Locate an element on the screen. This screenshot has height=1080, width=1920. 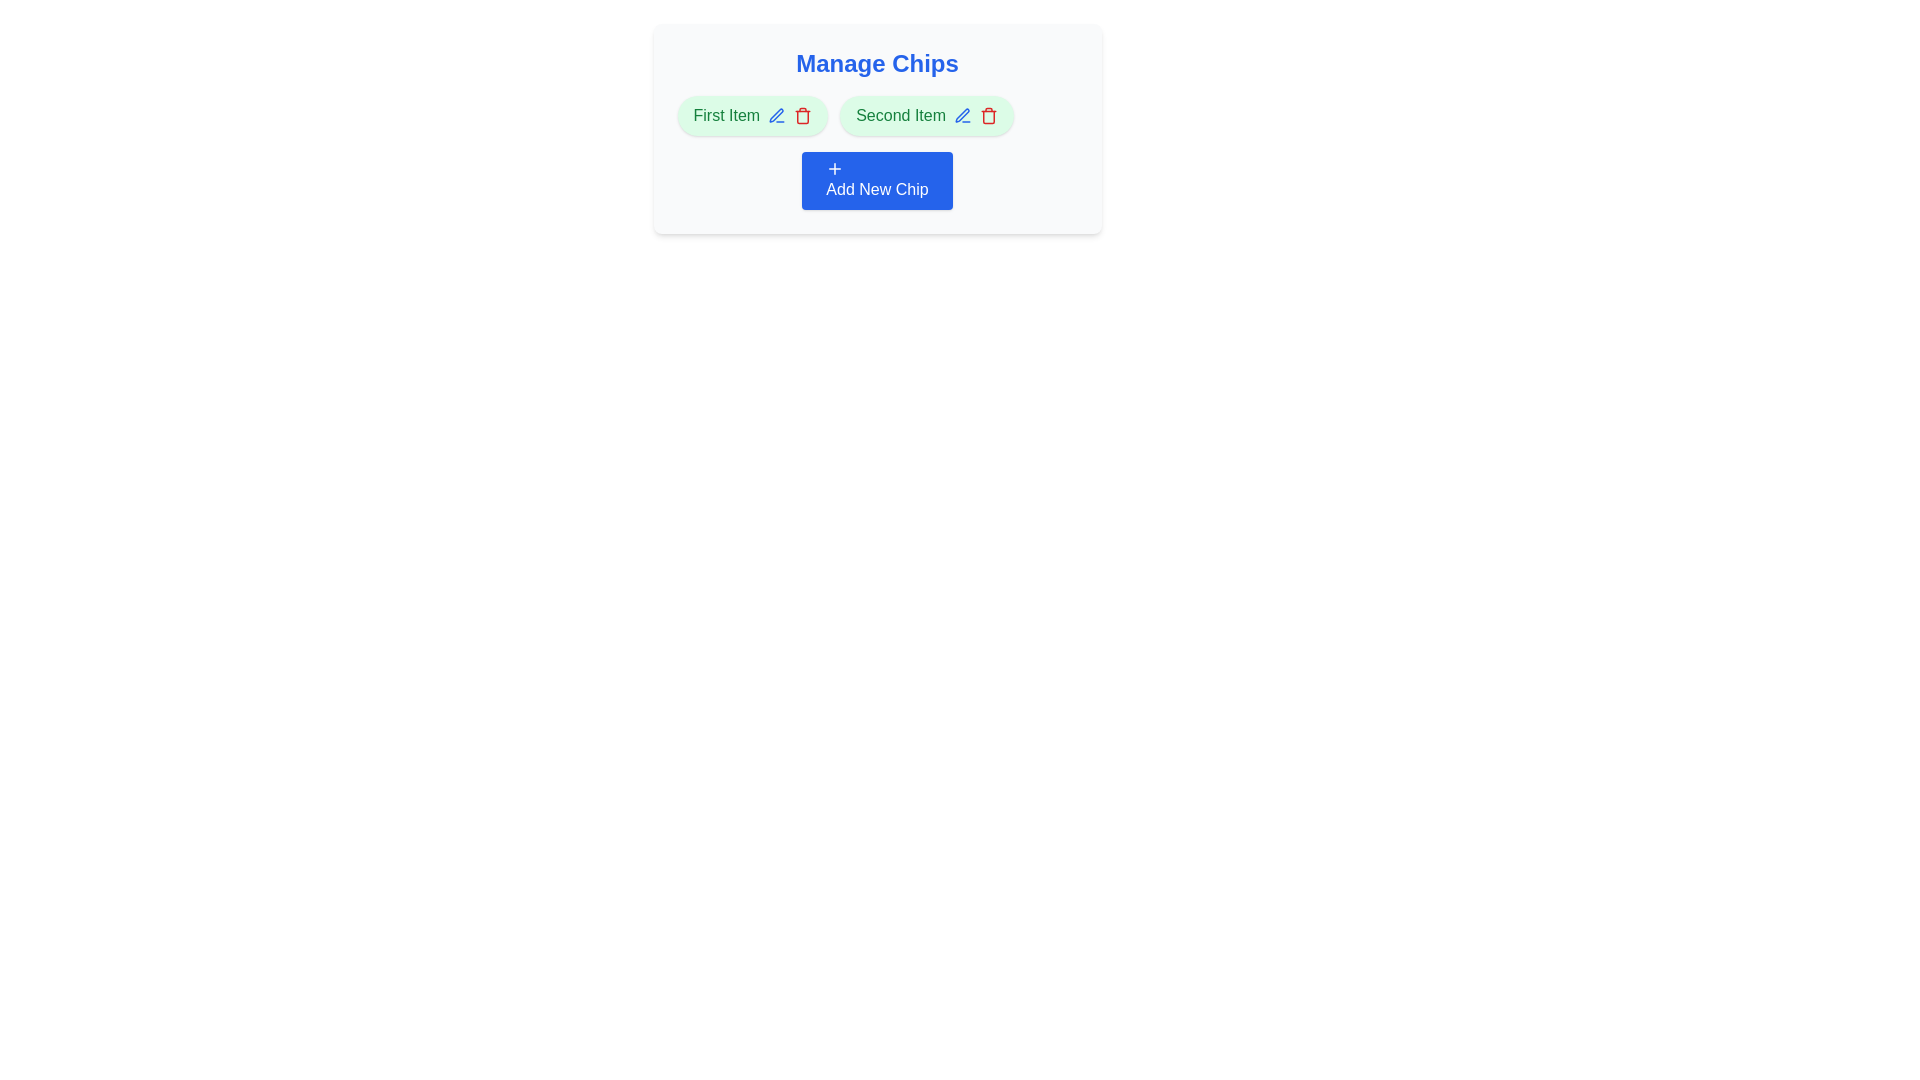
the chip labeled First Item by clicking the trash icon next to it is located at coordinates (803, 115).